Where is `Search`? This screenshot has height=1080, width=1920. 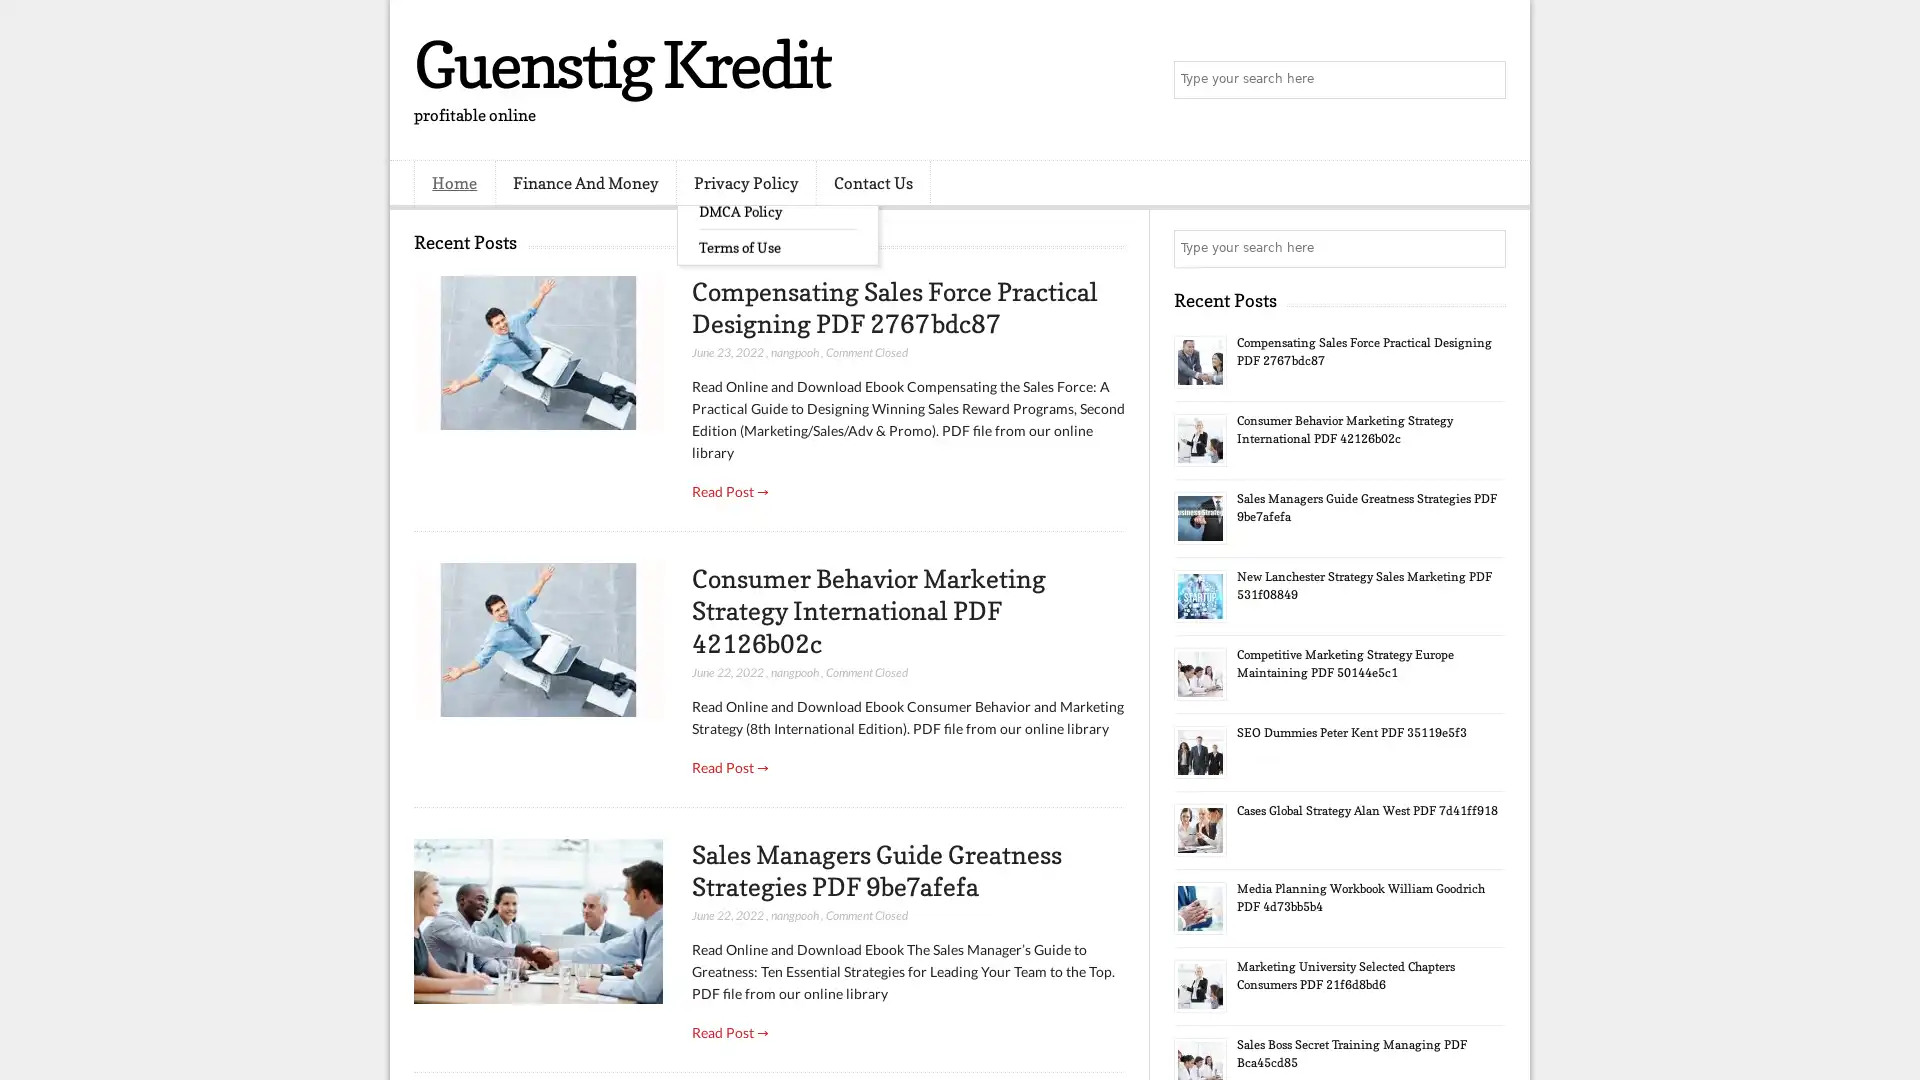 Search is located at coordinates (1485, 248).